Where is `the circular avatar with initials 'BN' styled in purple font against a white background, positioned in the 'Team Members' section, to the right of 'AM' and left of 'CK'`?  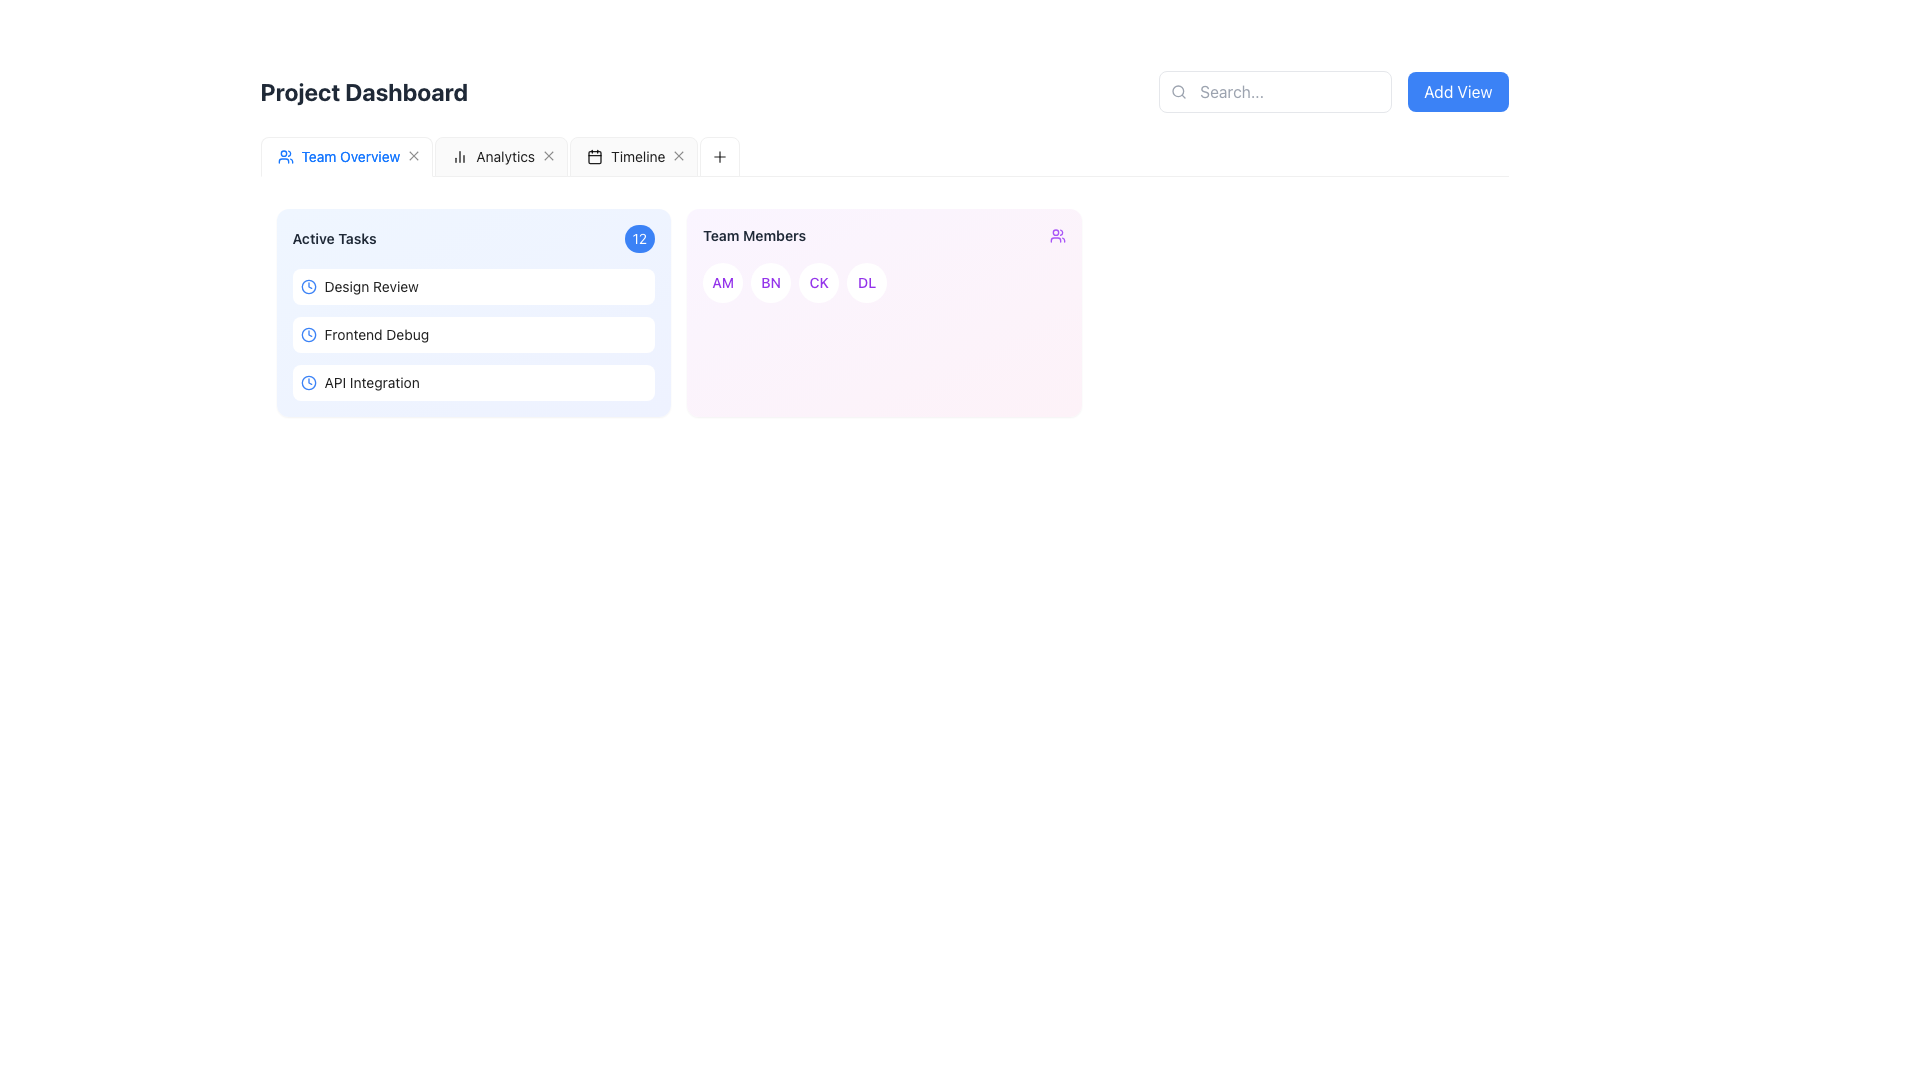
the circular avatar with initials 'BN' styled in purple font against a white background, positioned in the 'Team Members' section, to the right of 'AM' and left of 'CK' is located at coordinates (770, 282).